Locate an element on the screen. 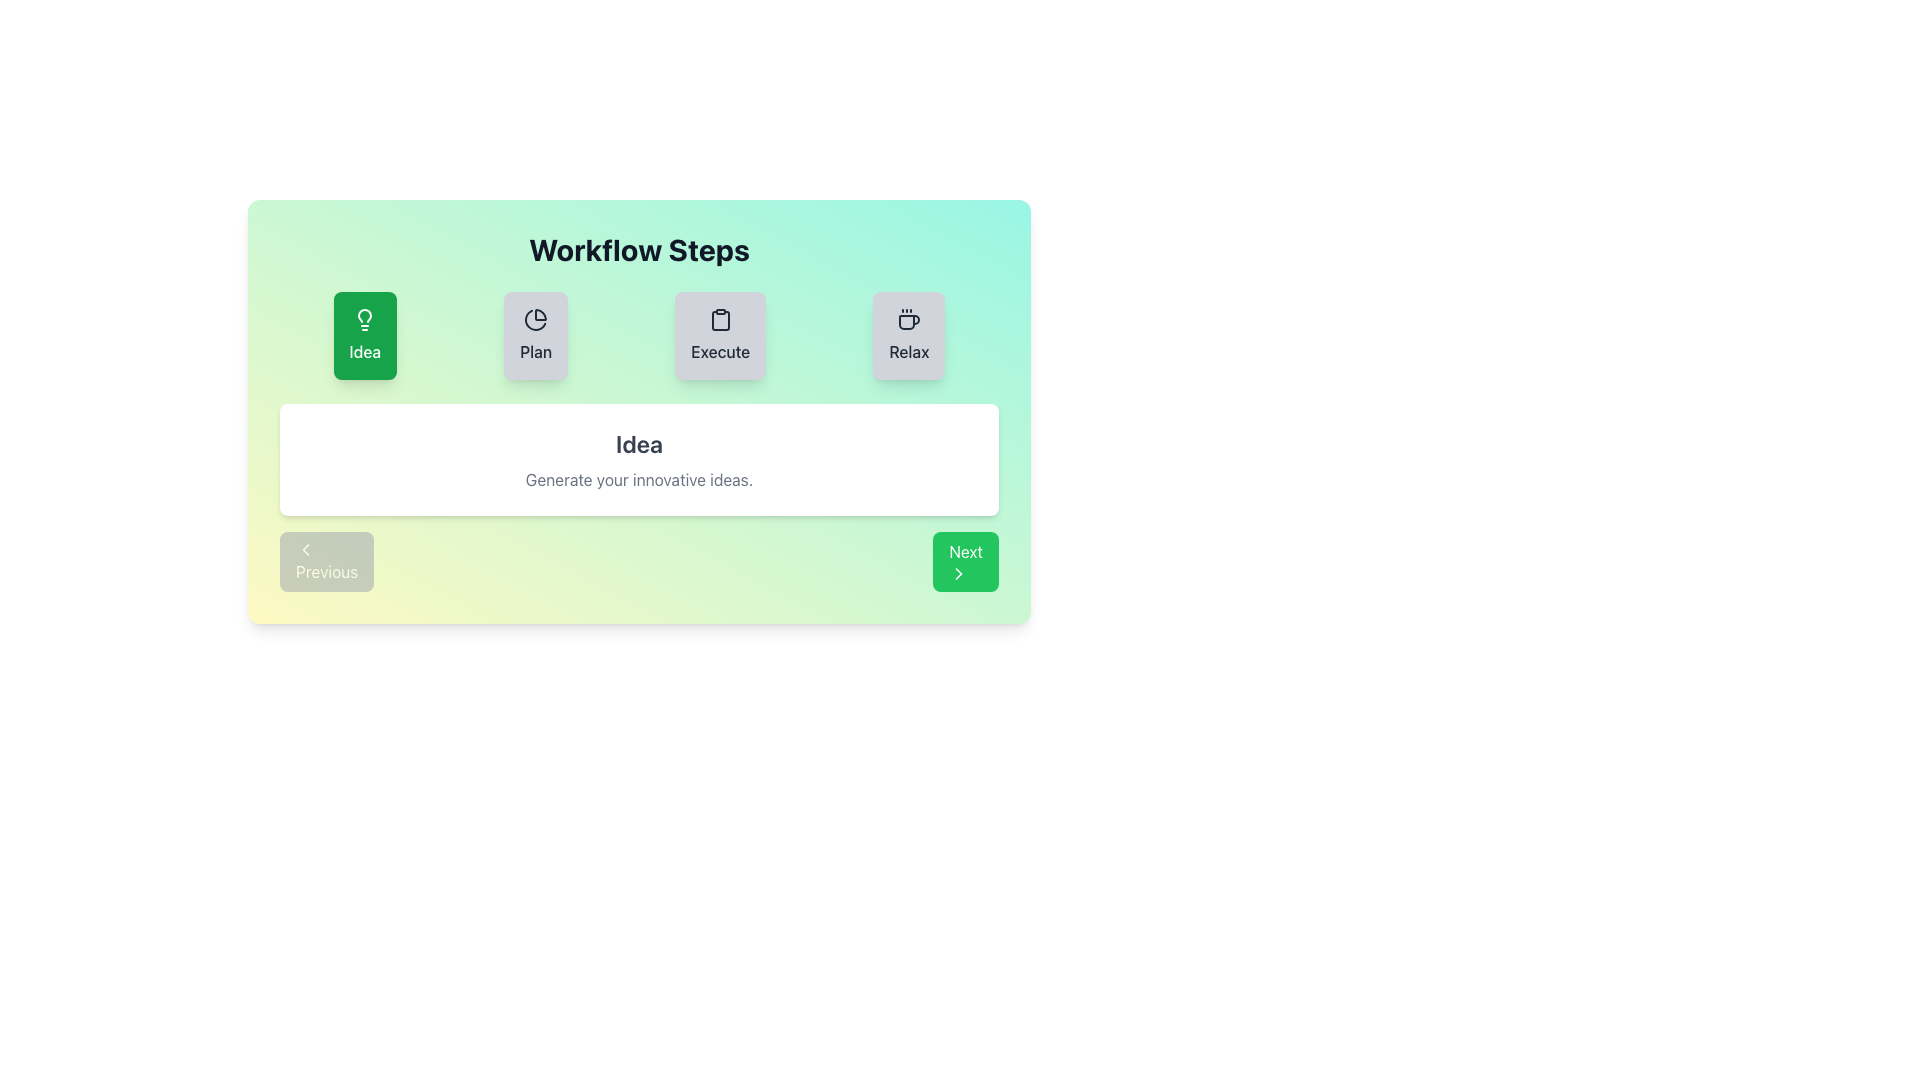 The height and width of the screenshot is (1080, 1920). the 'Execute' icon which represents the functionality of executing tasks, located within the third card from the left in the Workflow Steps section is located at coordinates (720, 319).